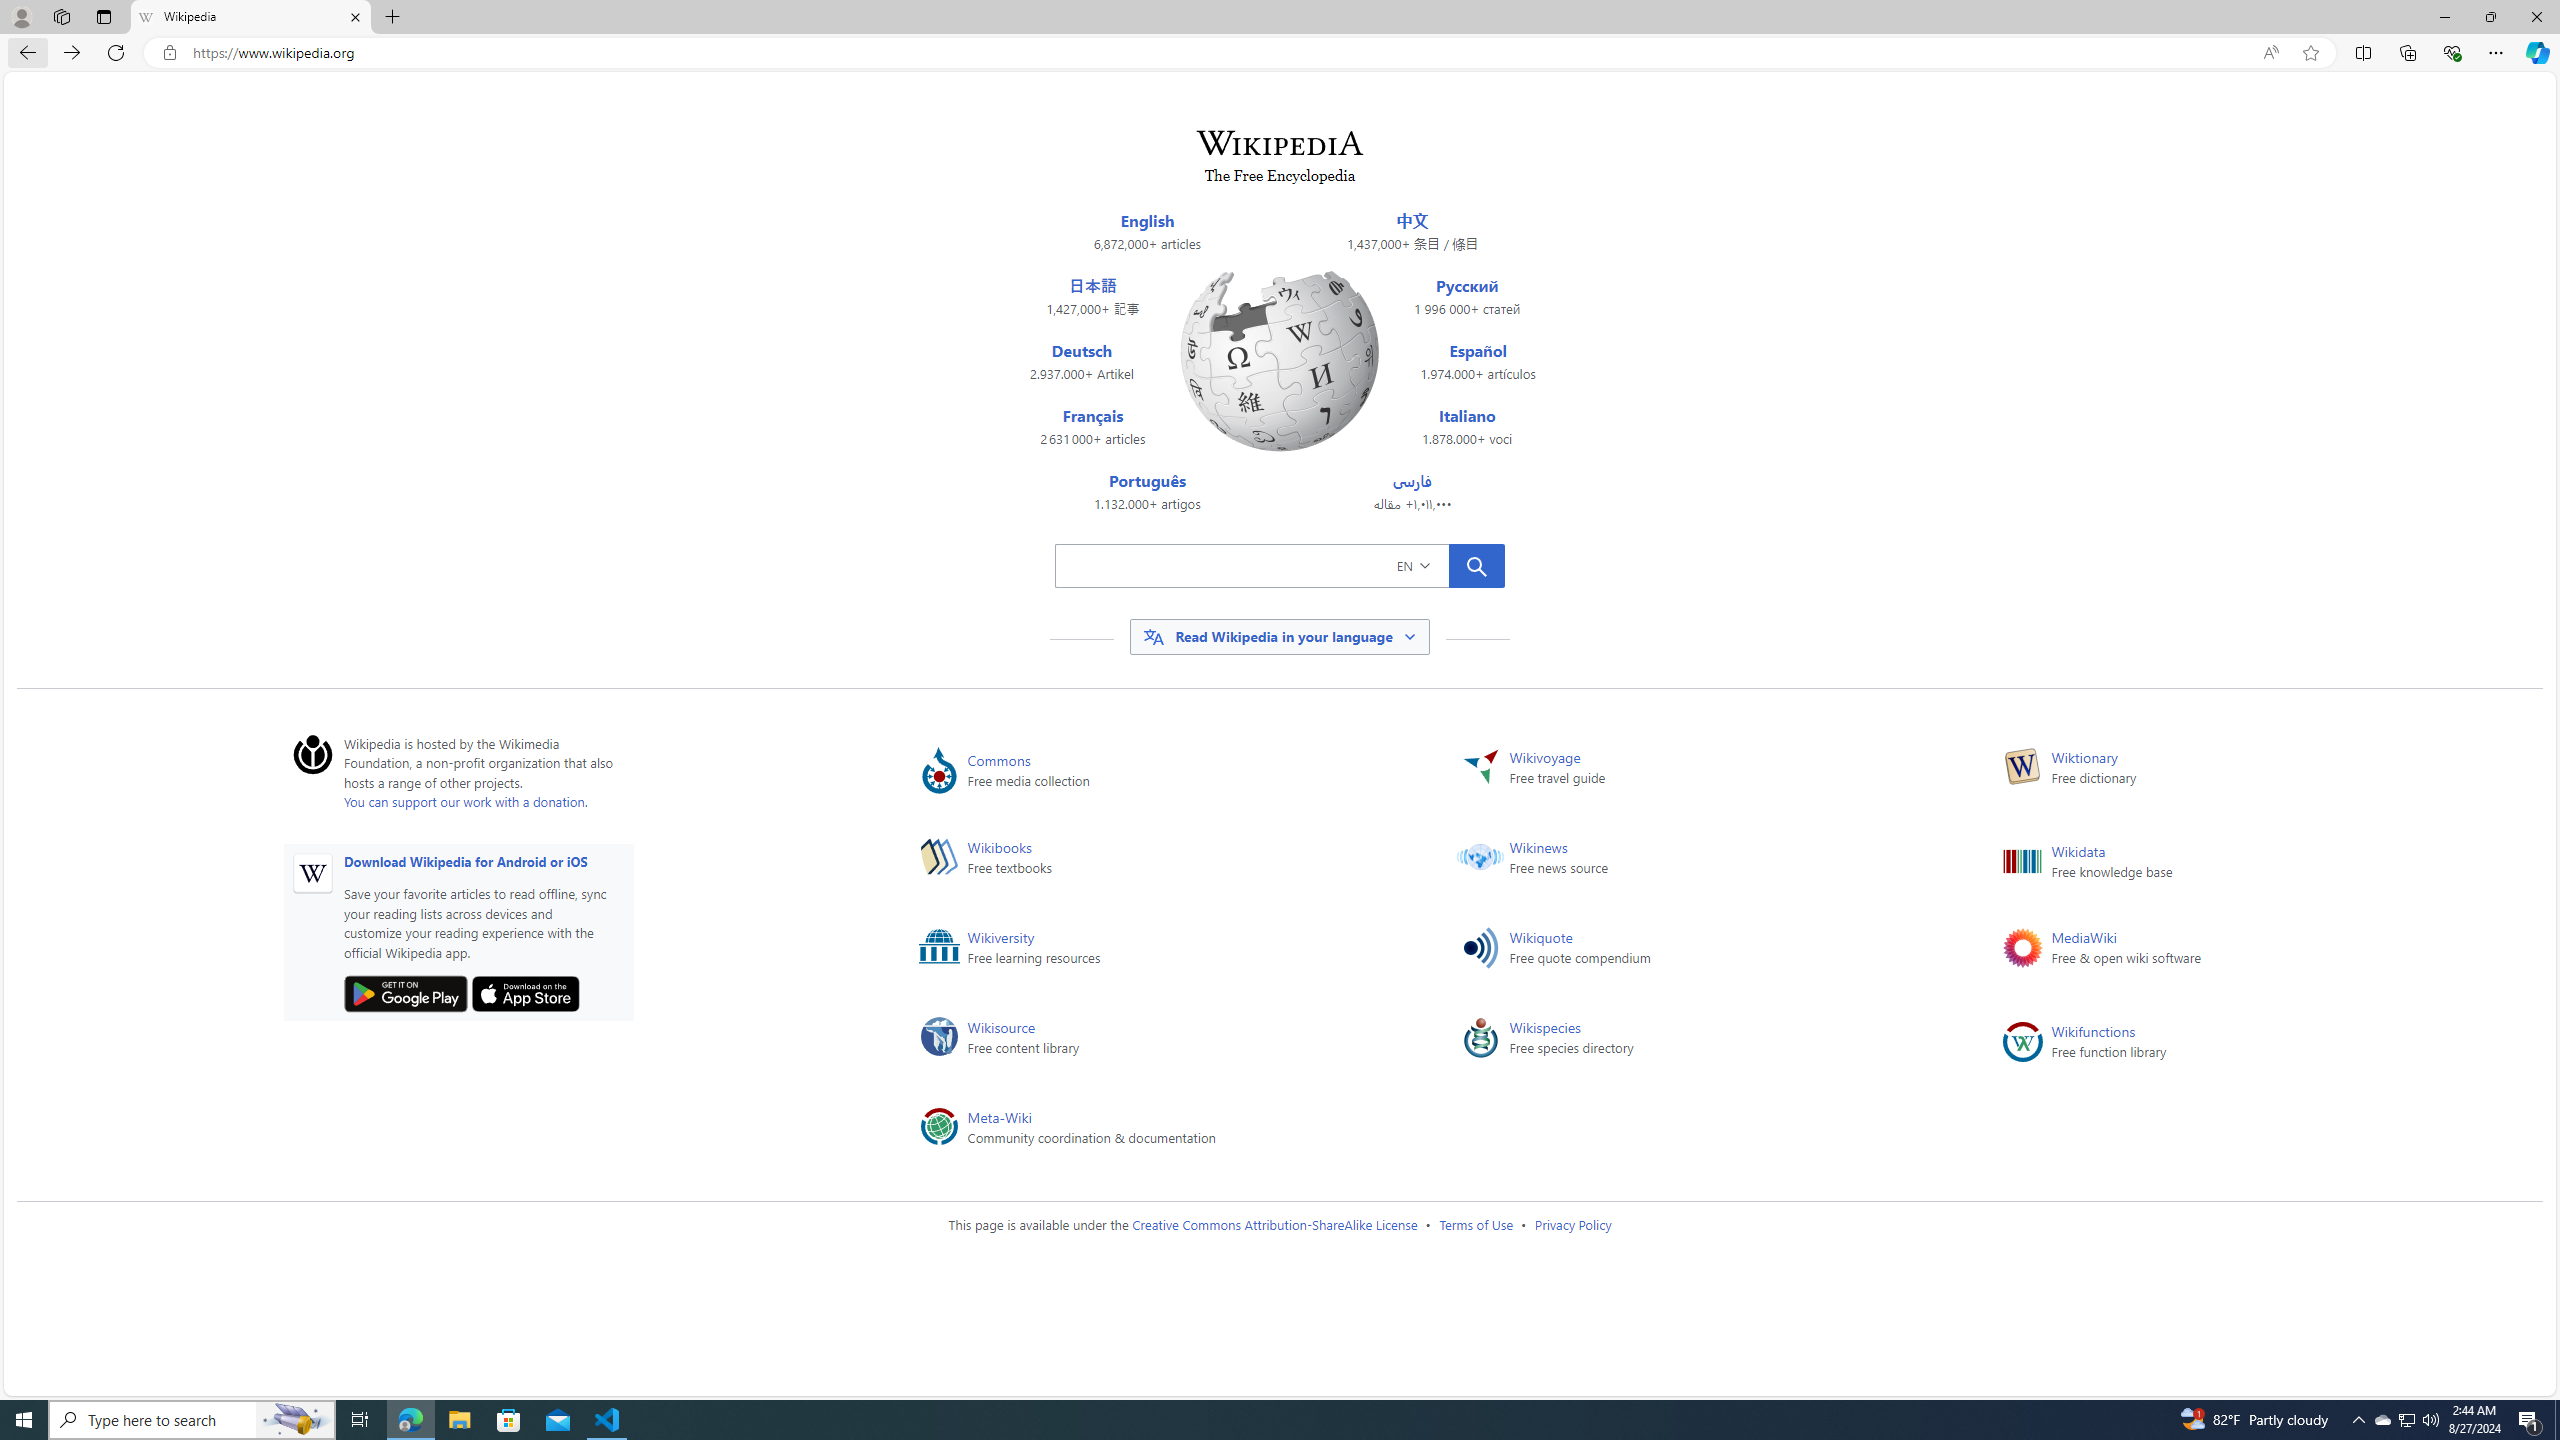 The width and height of the screenshot is (2560, 1440). What do you see at coordinates (70, 51) in the screenshot?
I see `'Forward'` at bounding box center [70, 51].